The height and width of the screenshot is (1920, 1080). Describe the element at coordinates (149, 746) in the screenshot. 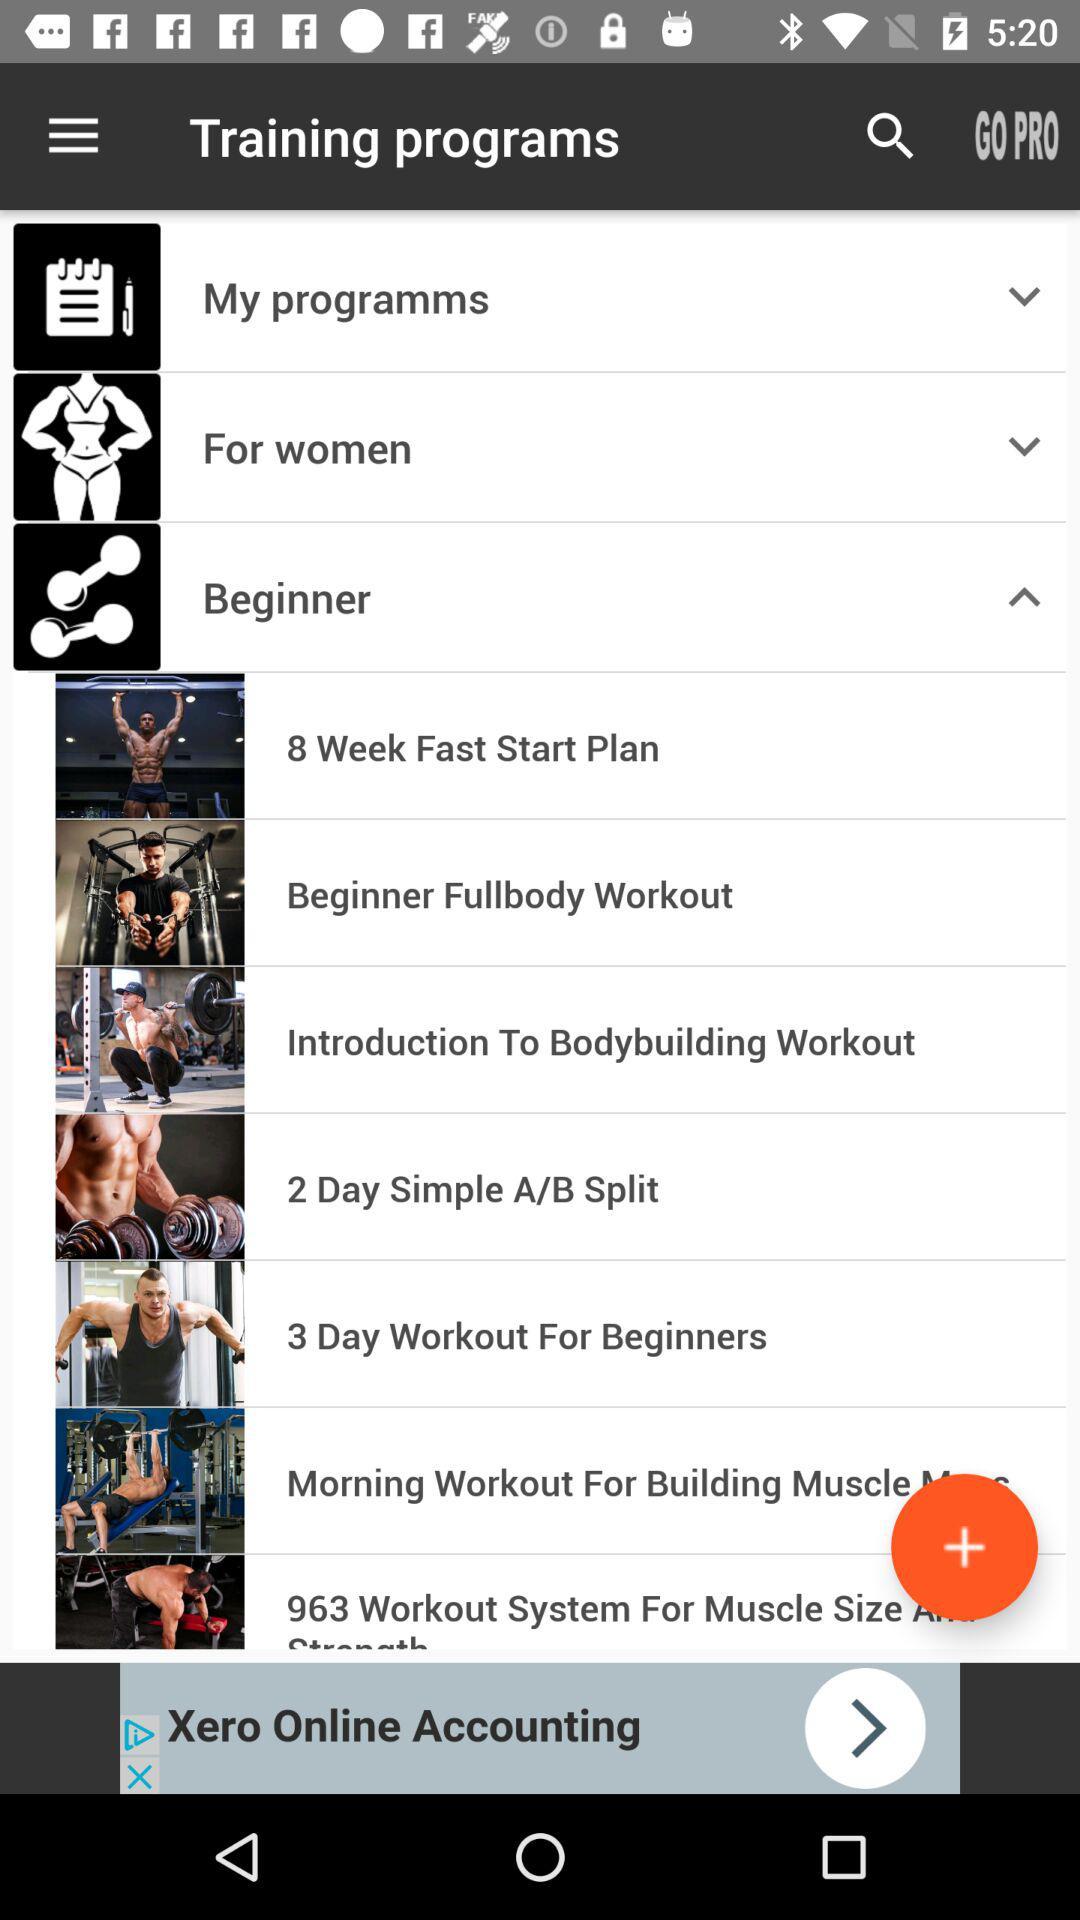

I see `the left 4th image body builder` at that location.